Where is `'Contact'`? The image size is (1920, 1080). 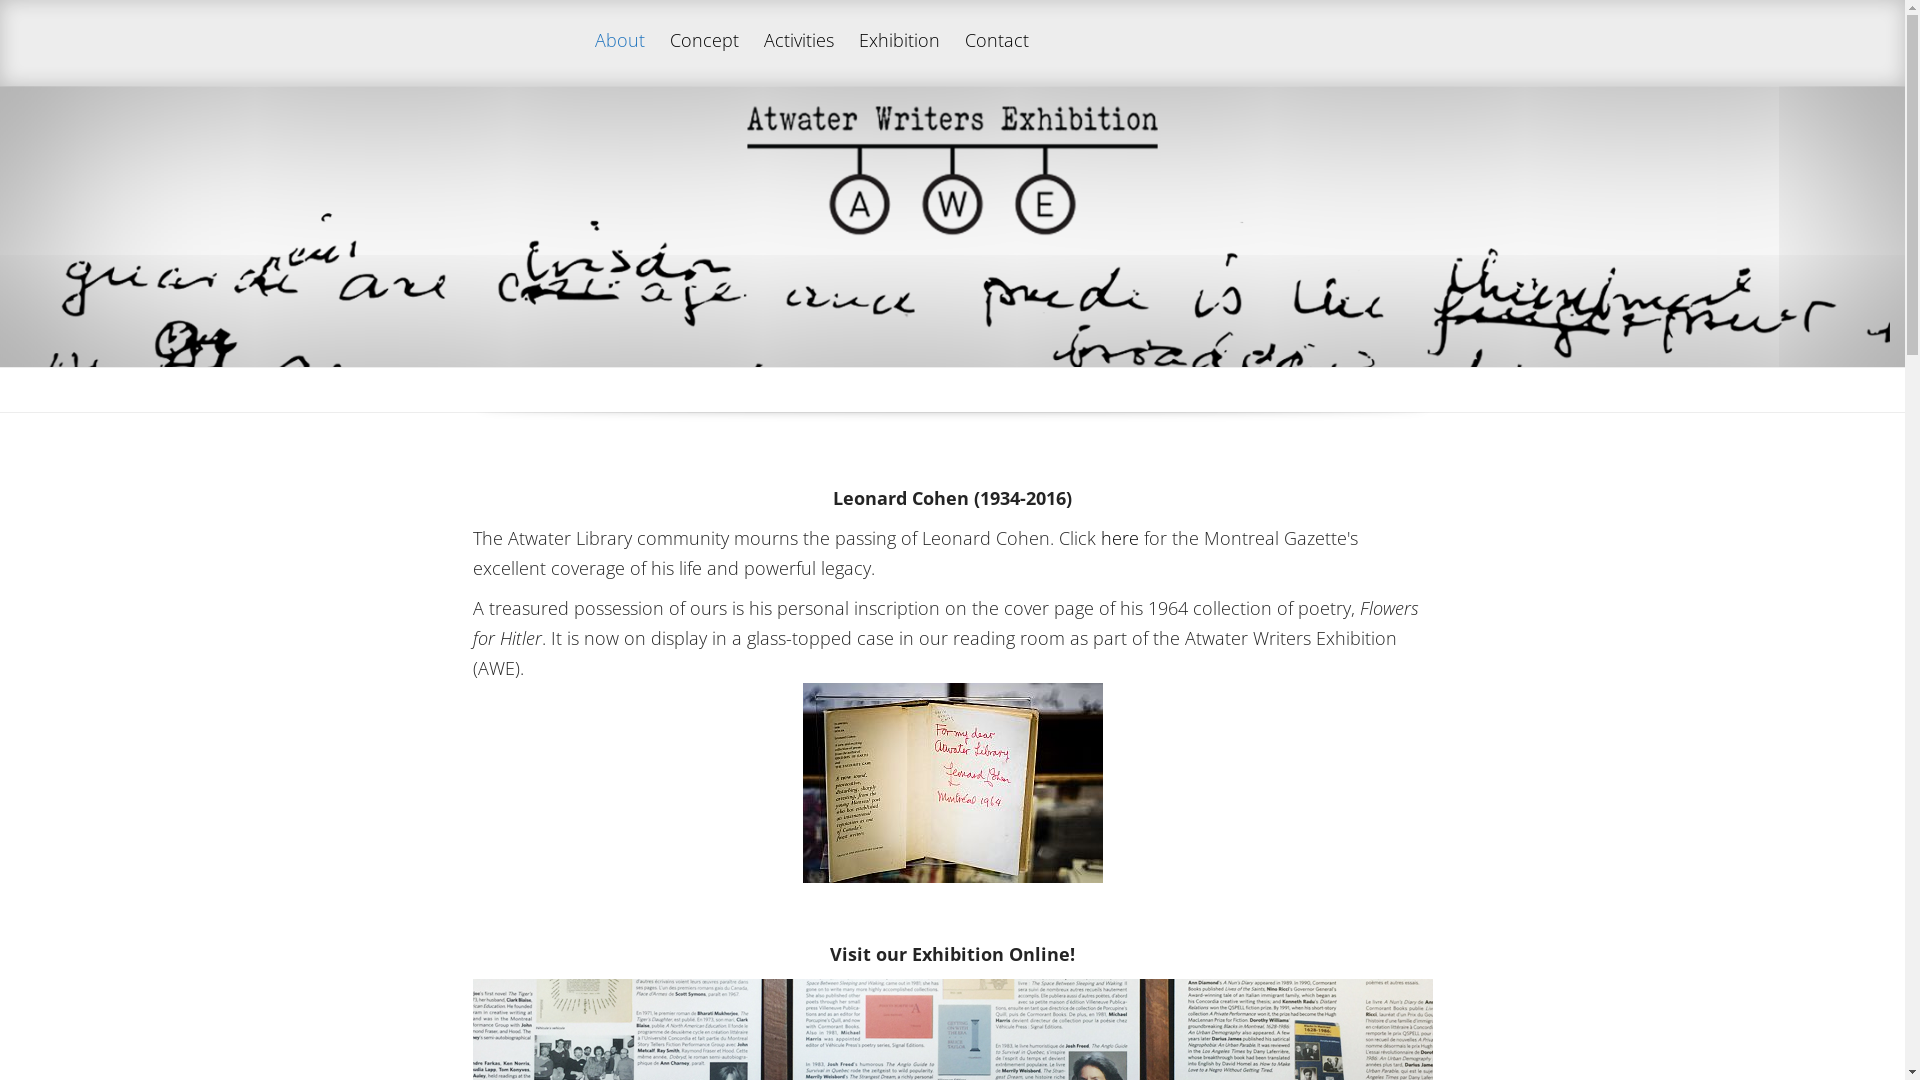
'Contact' is located at coordinates (996, 57).